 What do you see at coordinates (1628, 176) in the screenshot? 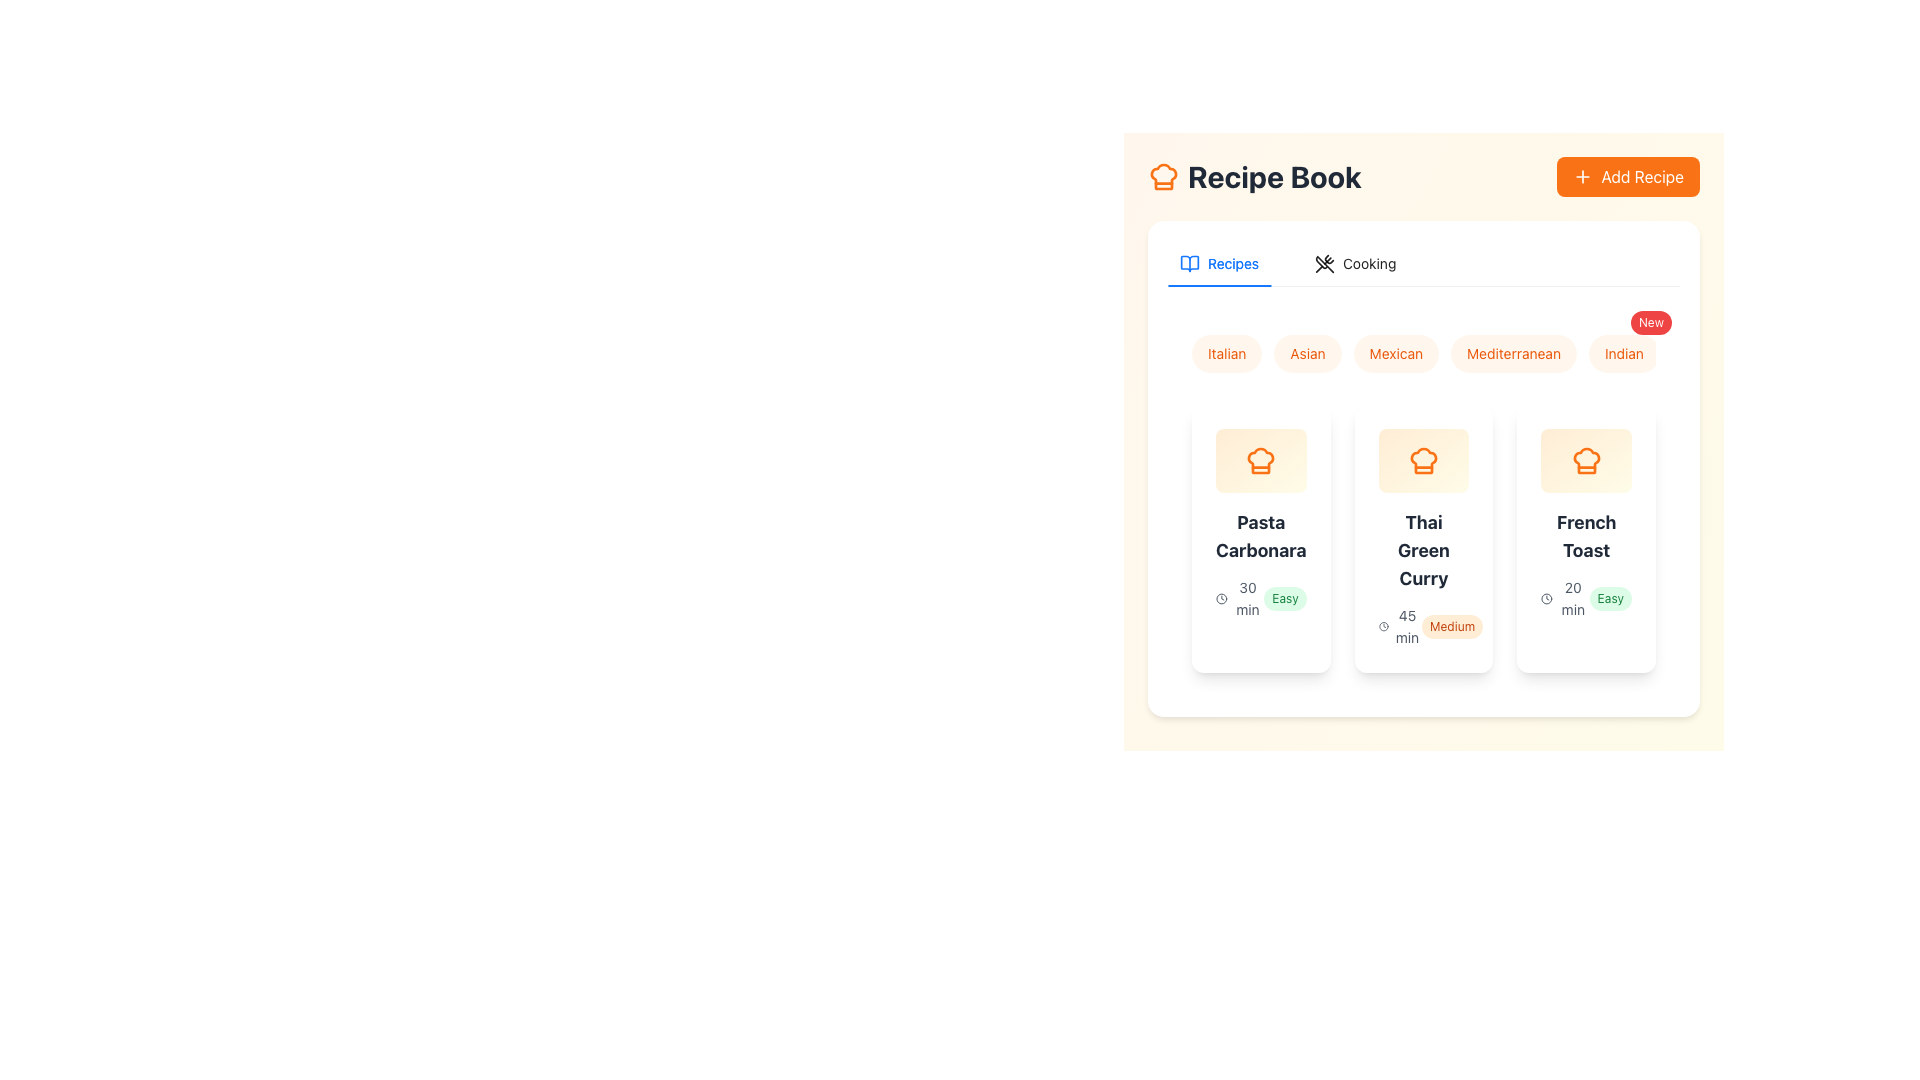
I see `the button located at the top-right corner of the 'Recipe Book' section to observe the hover effects` at bounding box center [1628, 176].